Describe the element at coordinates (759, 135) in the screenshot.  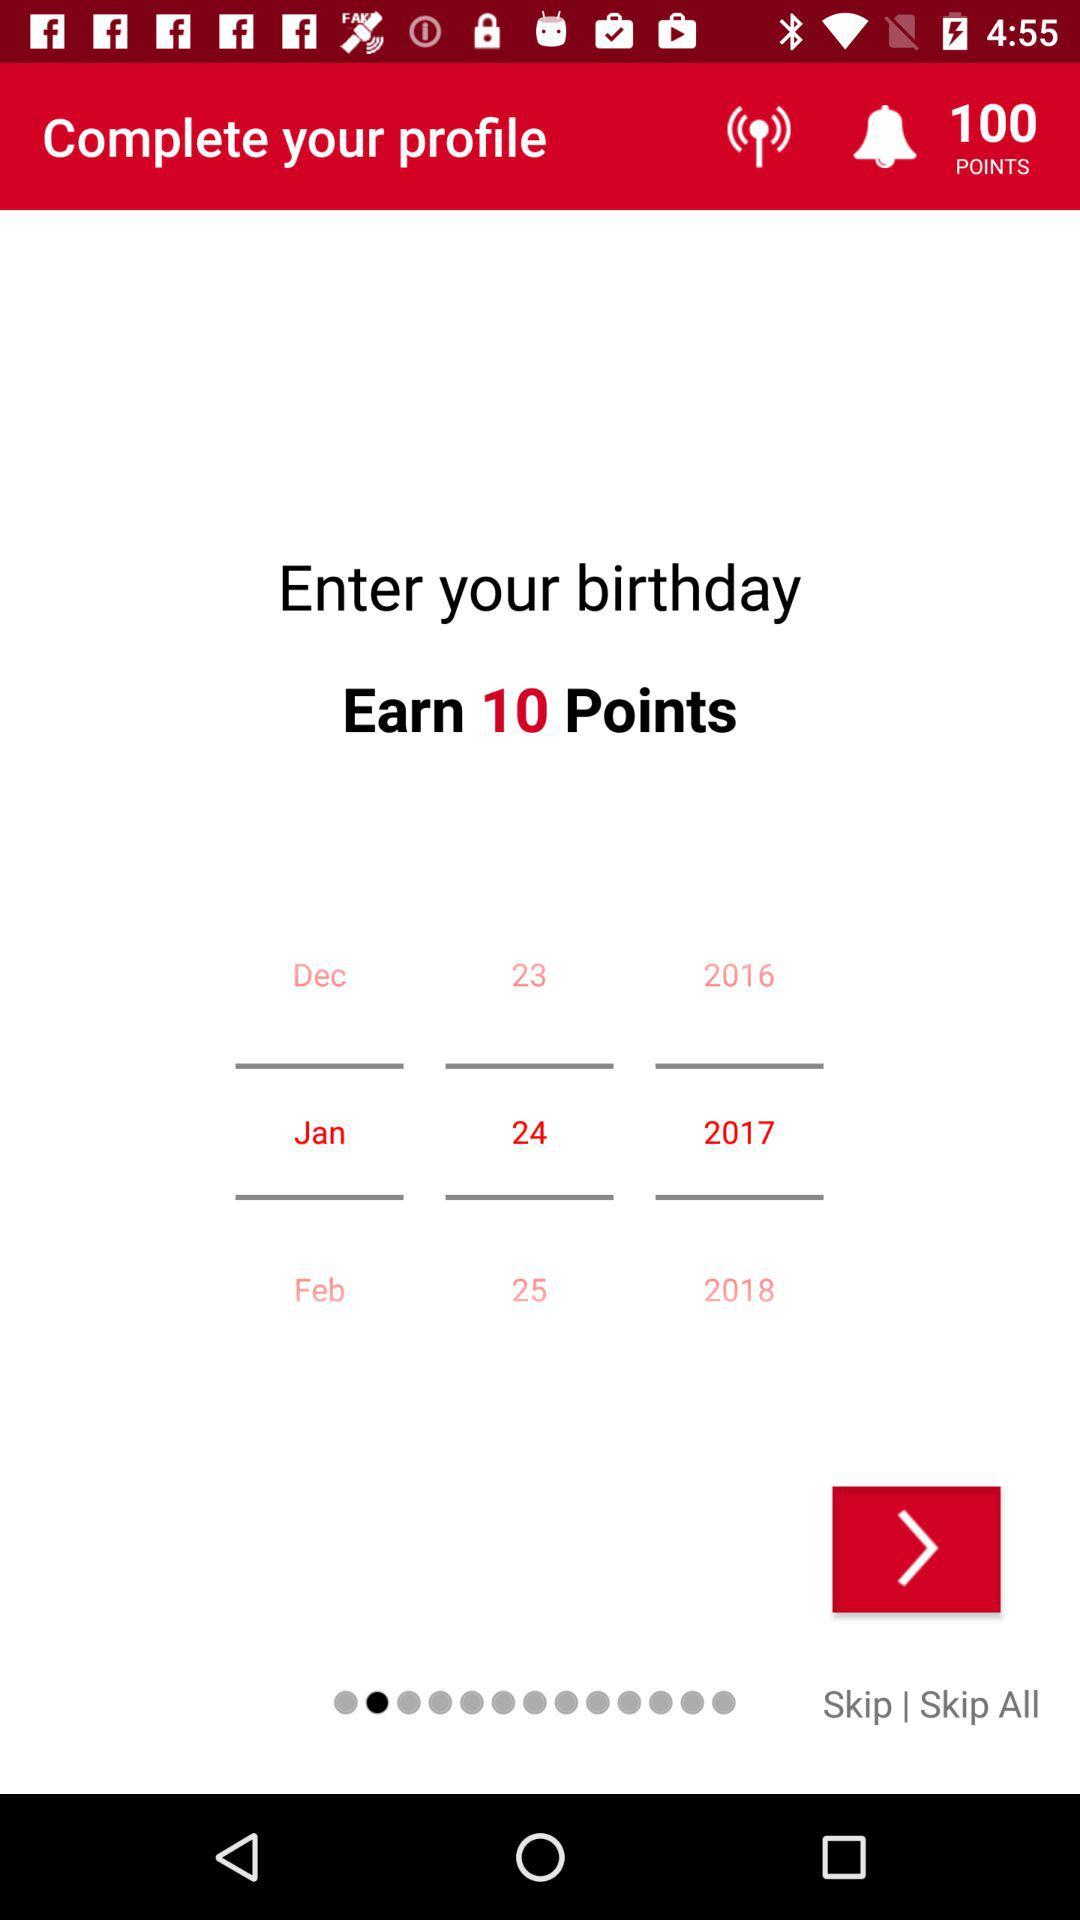
I see `icon beside bell symbol` at that location.